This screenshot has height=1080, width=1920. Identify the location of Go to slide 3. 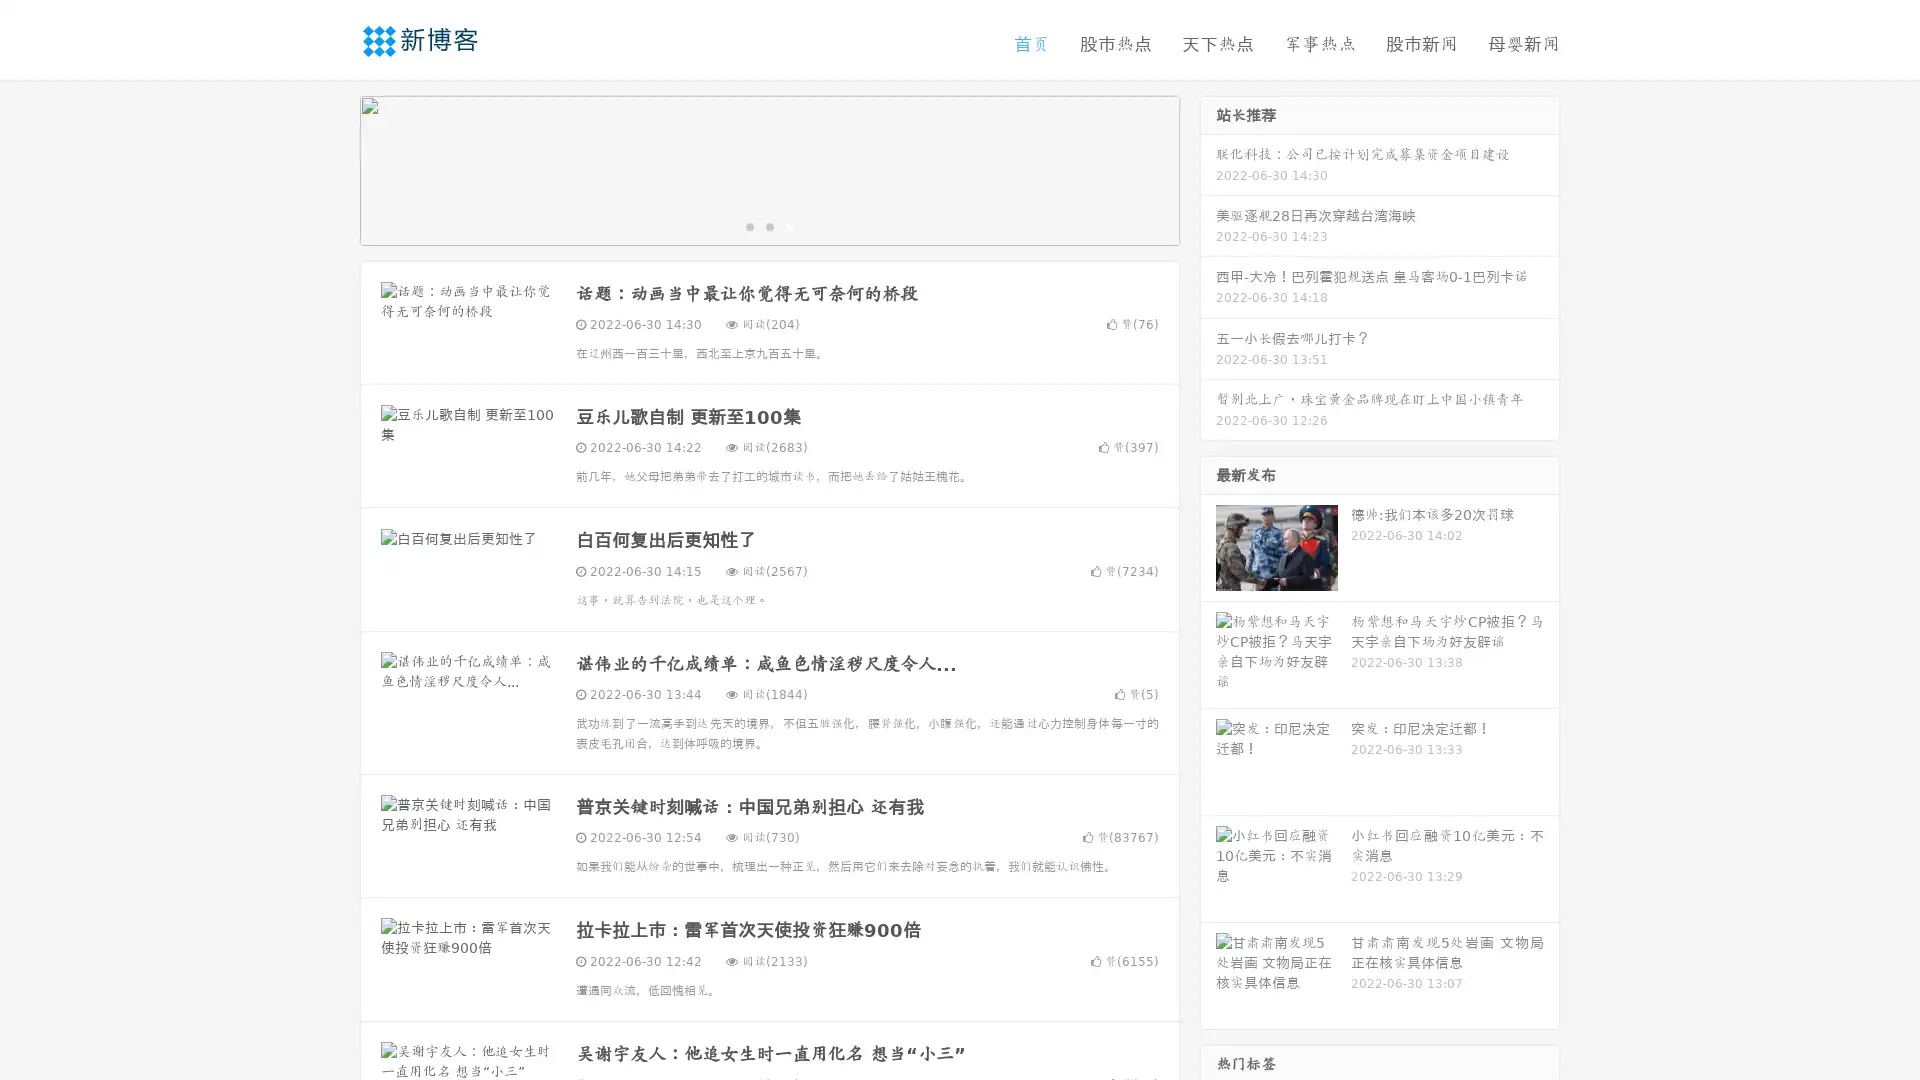
(789, 225).